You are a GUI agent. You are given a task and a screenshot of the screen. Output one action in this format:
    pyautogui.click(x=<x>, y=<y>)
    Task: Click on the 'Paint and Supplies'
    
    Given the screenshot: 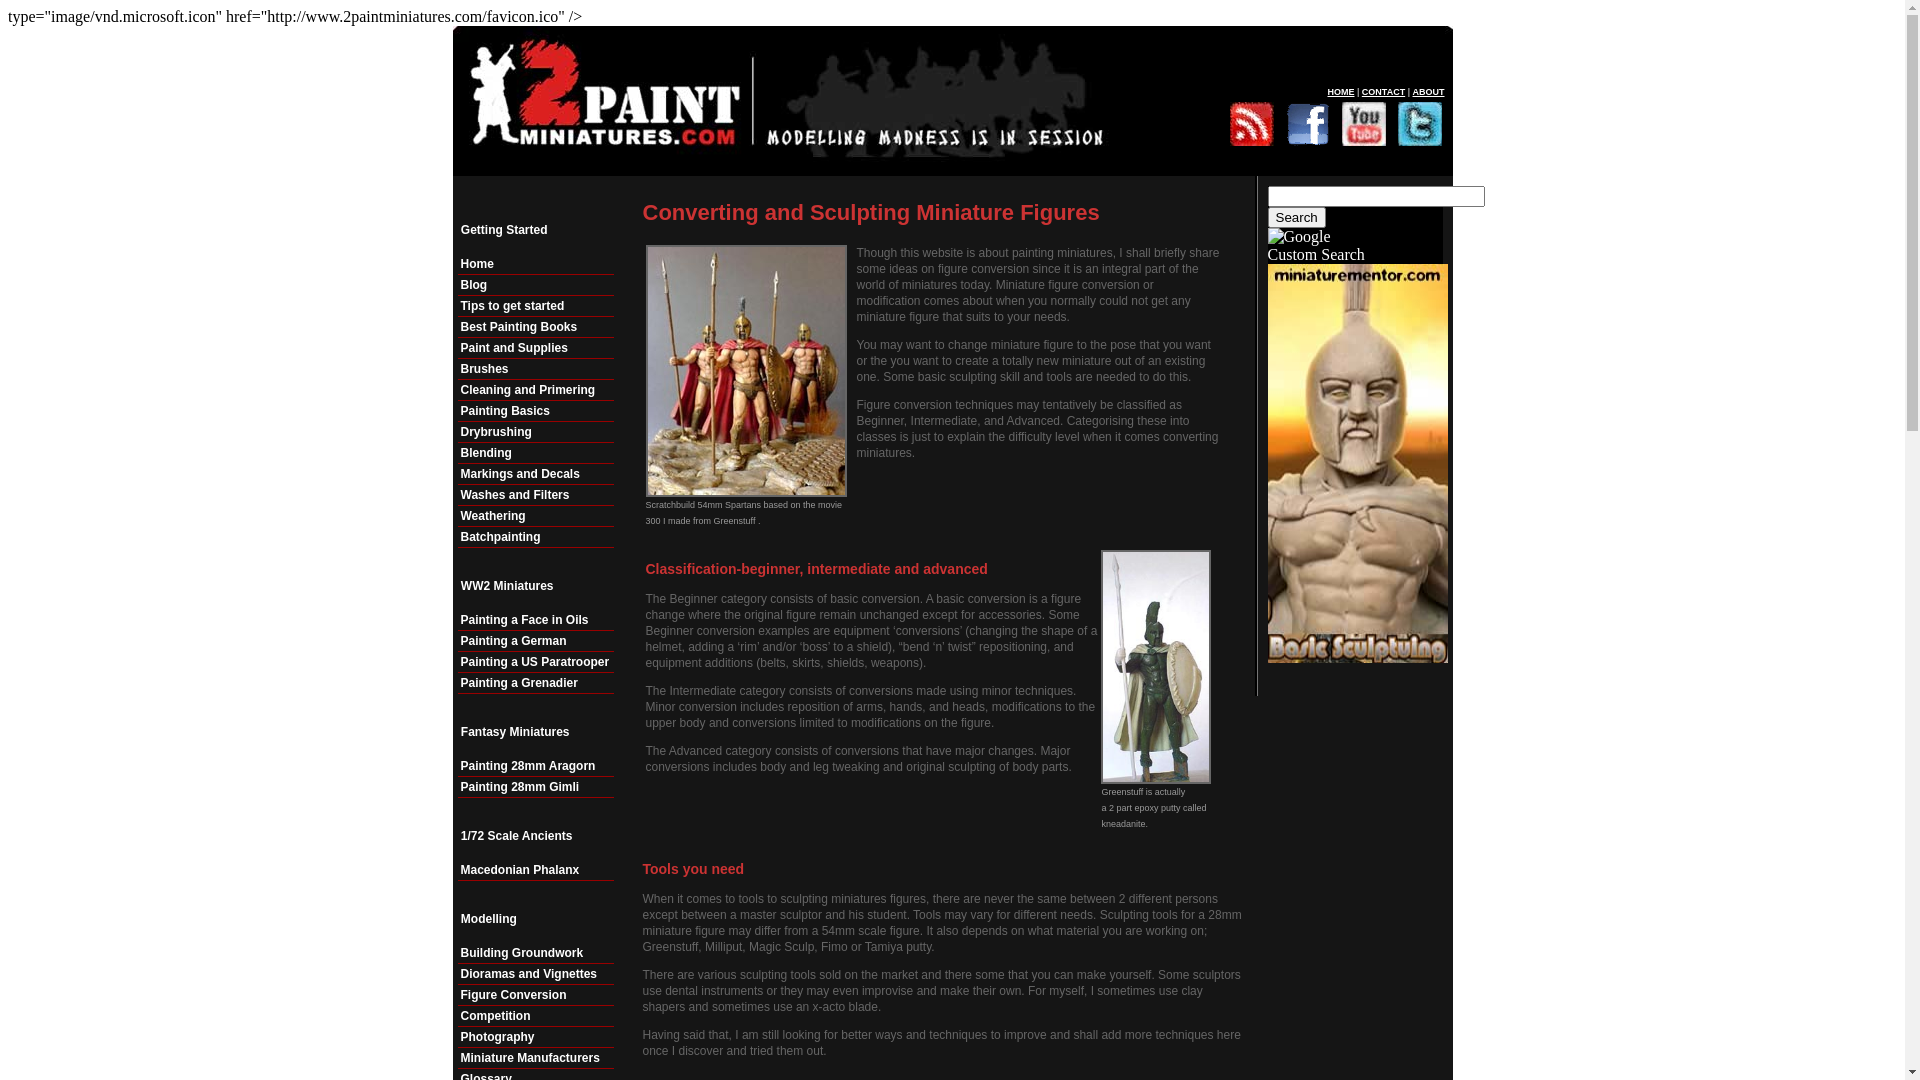 What is the action you would take?
    pyautogui.click(x=536, y=347)
    